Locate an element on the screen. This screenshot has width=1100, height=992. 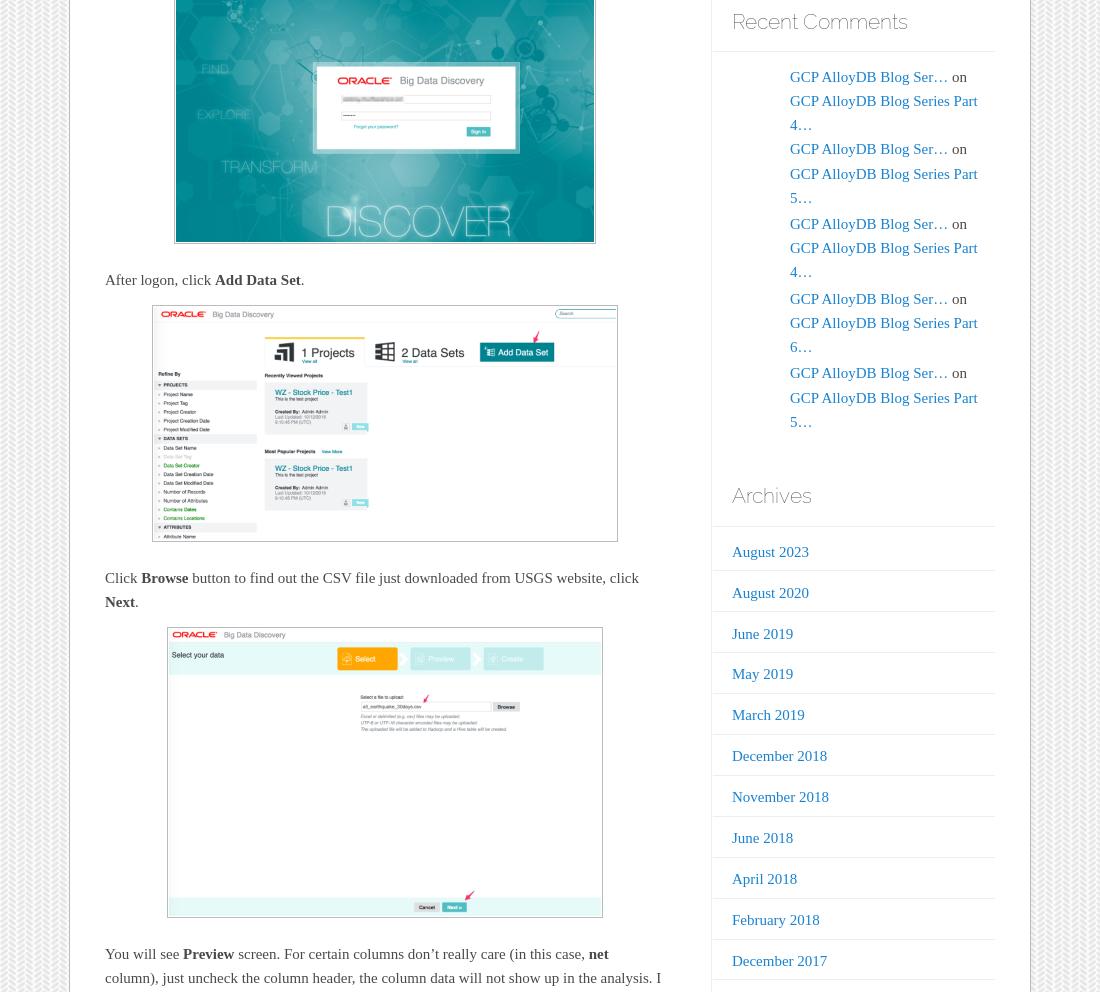
'Add Data Set' is located at coordinates (213, 279).